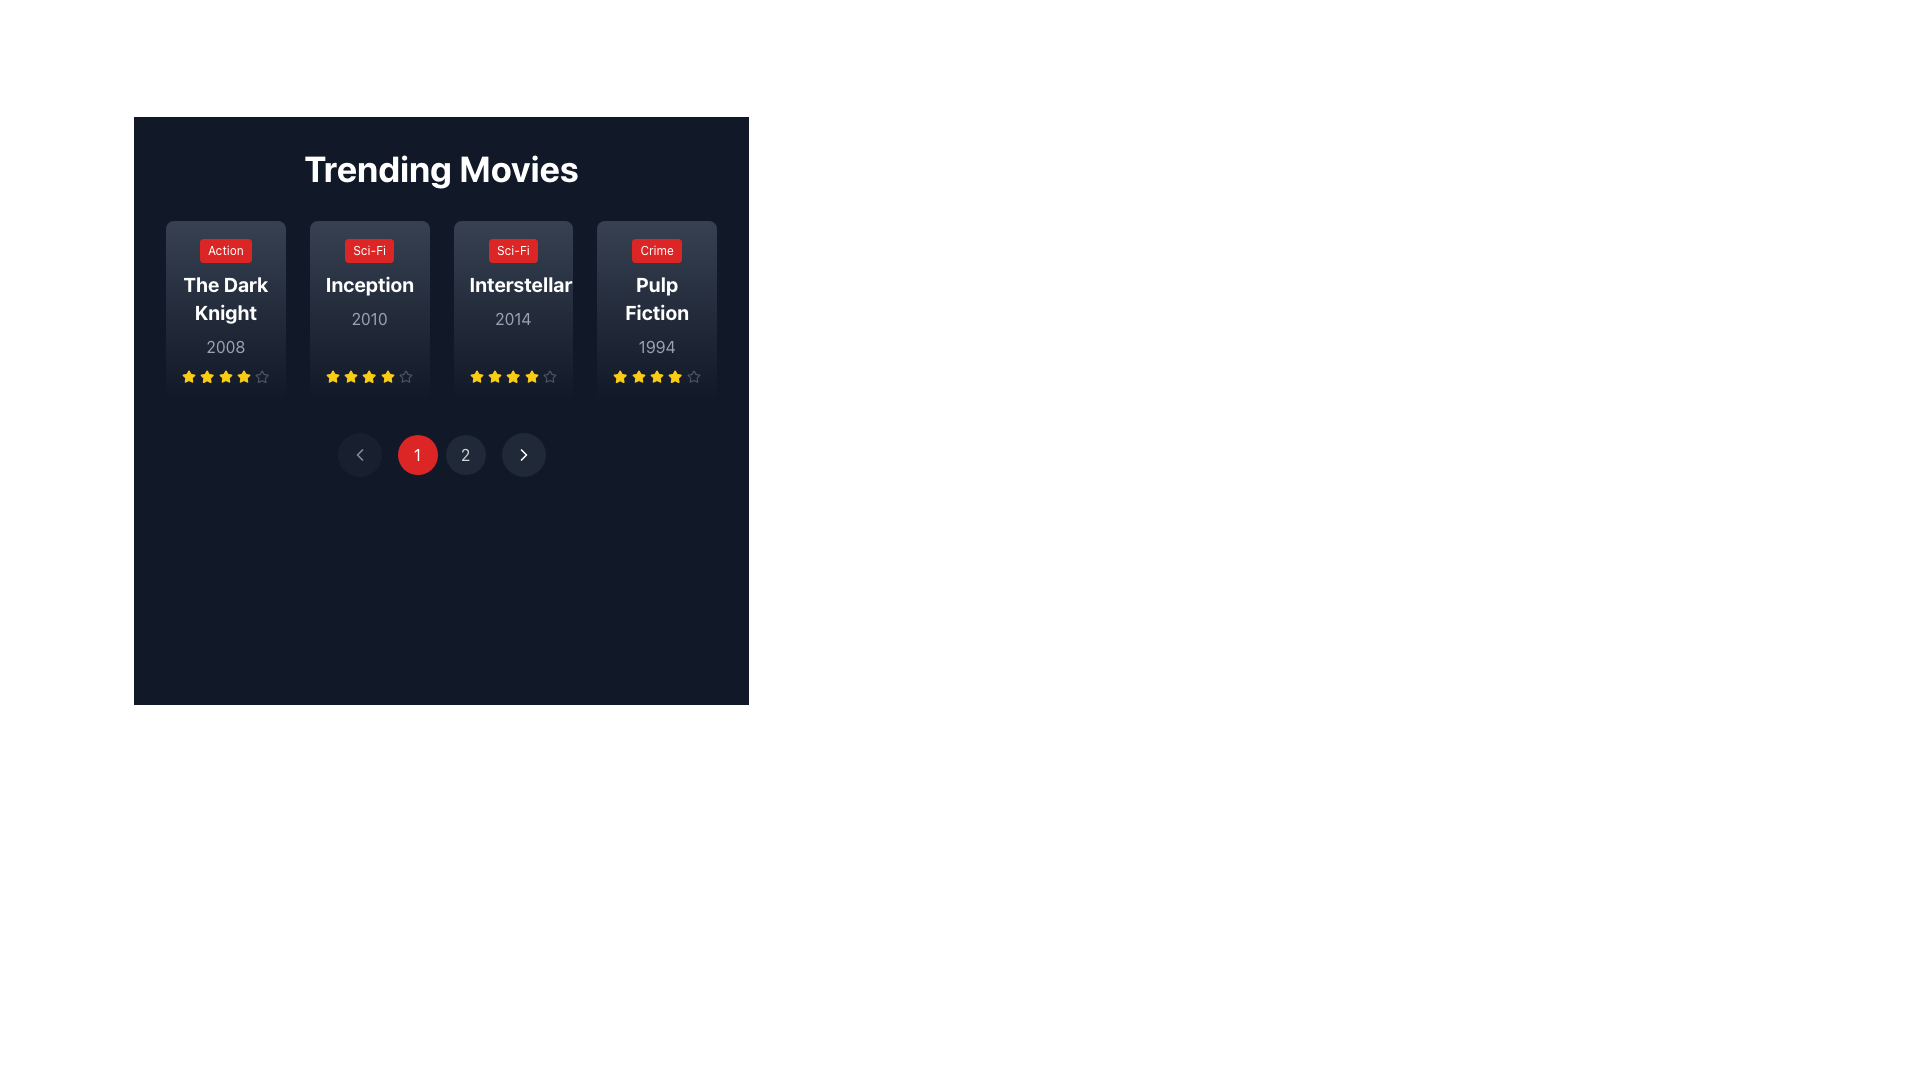 This screenshot has width=1920, height=1080. Describe the element at coordinates (637, 376) in the screenshot. I see `the third filled yellow star icon in the rating system for the movie 'Pulp Fiction' located in the fourth column of the 'Trending Movies' section` at that location.